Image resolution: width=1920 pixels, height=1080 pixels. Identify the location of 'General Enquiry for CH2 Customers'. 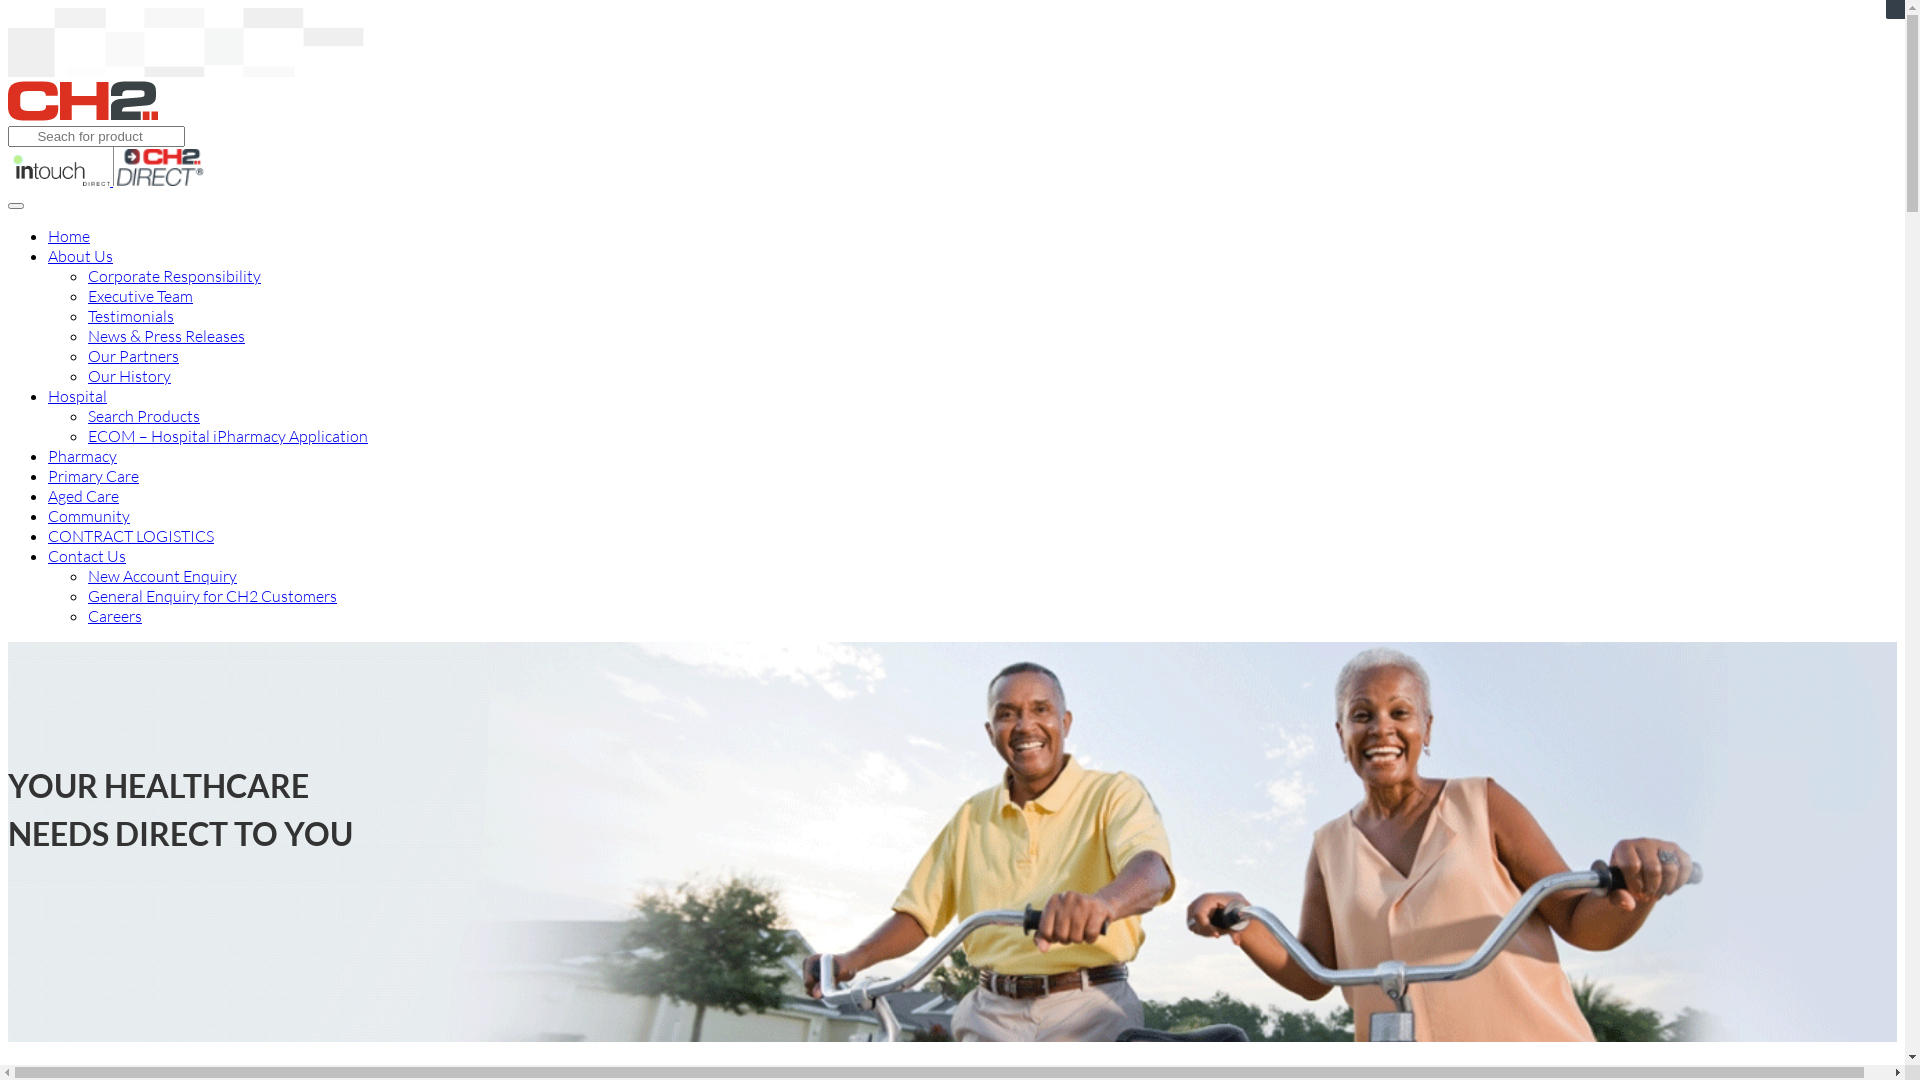
(212, 595).